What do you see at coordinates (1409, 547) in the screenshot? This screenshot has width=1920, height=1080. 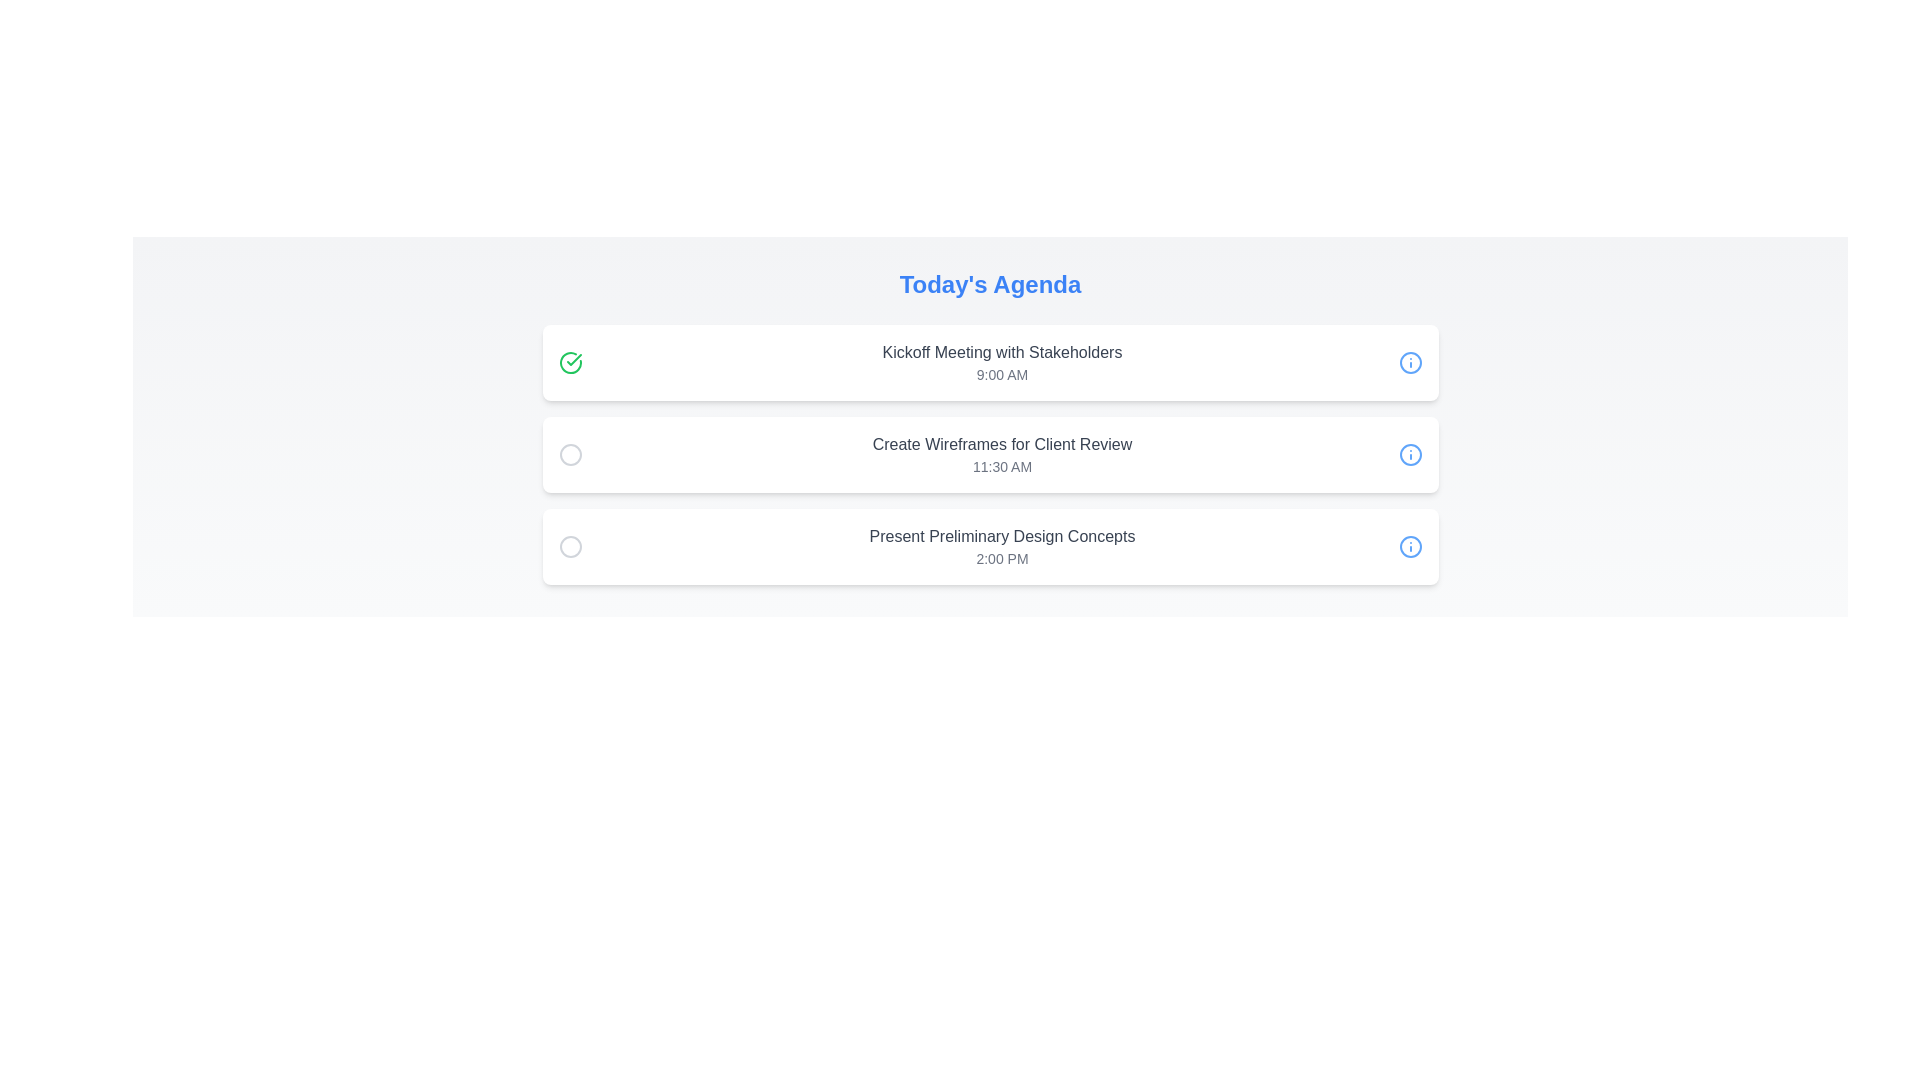 I see `the info icon for the task 'Present Preliminary Design Concepts'` at bounding box center [1409, 547].